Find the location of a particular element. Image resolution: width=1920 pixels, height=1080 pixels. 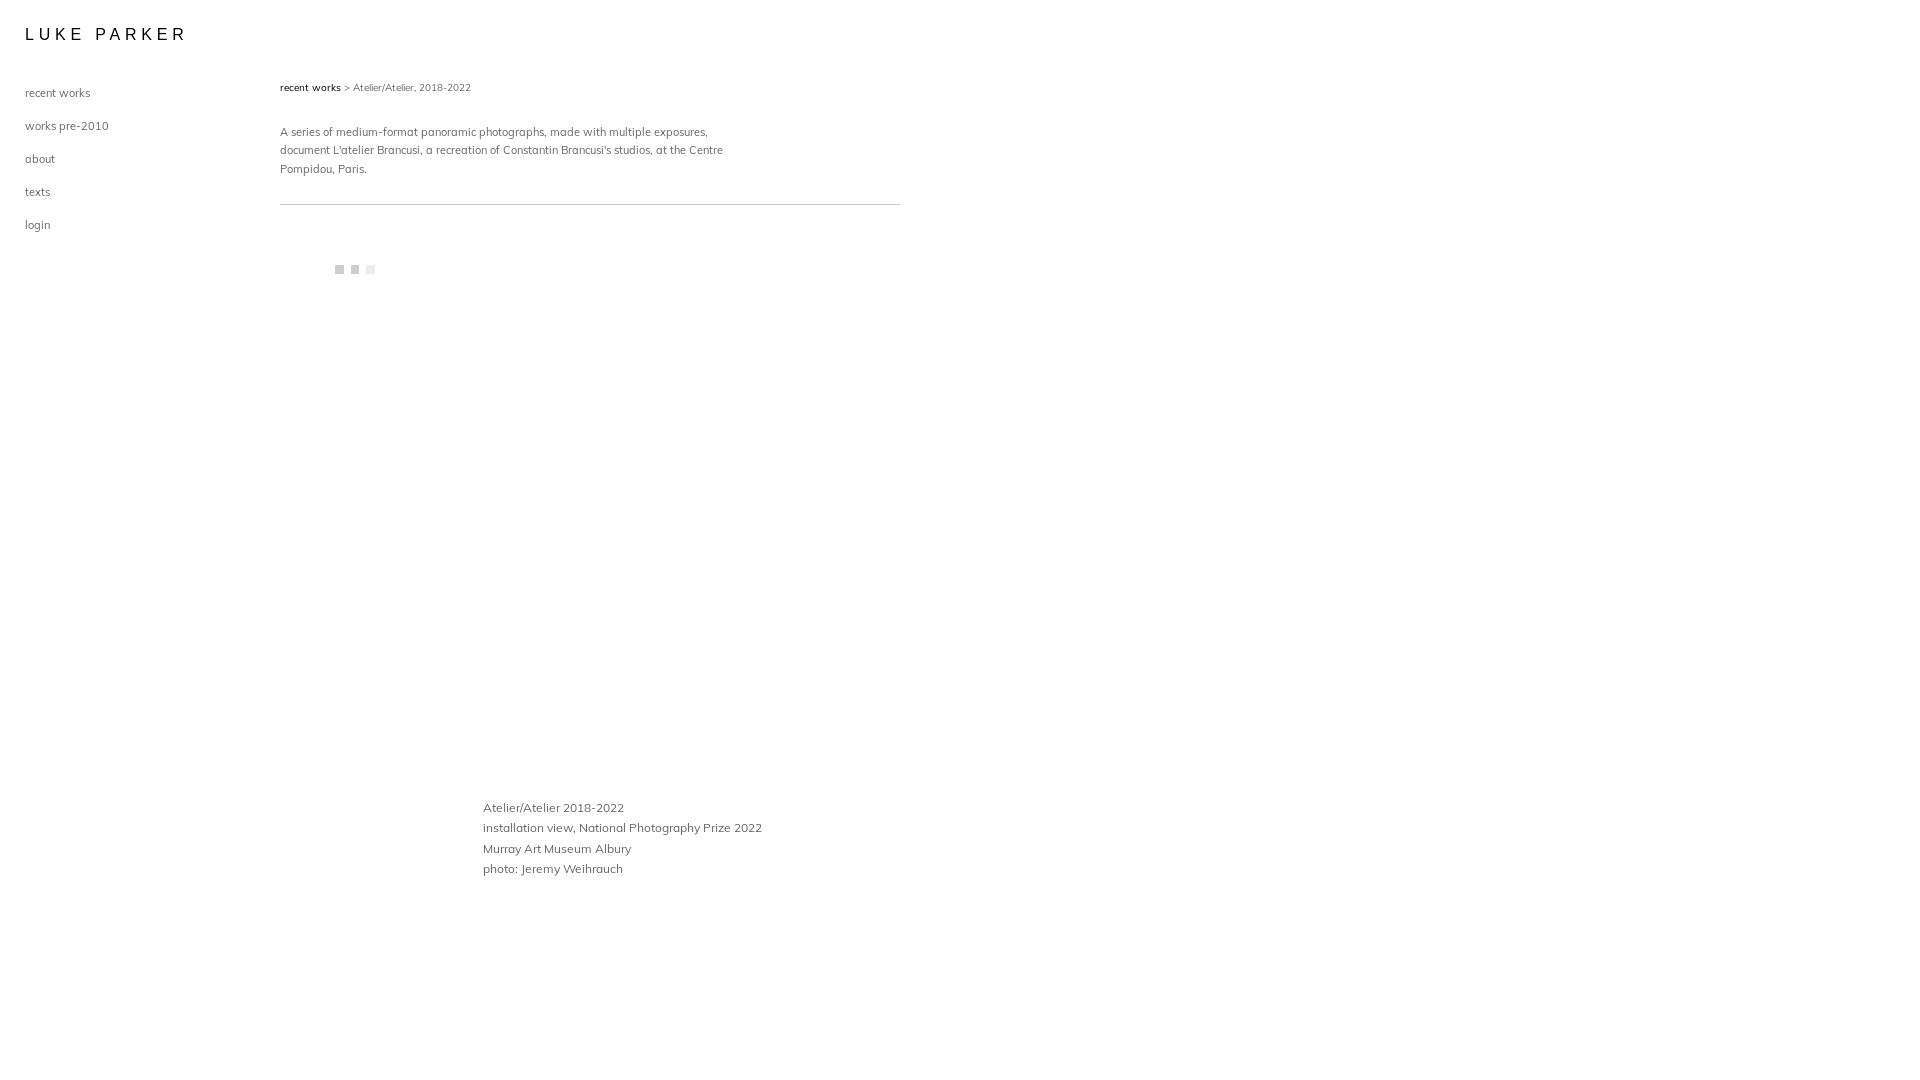

'texts' is located at coordinates (37, 192).